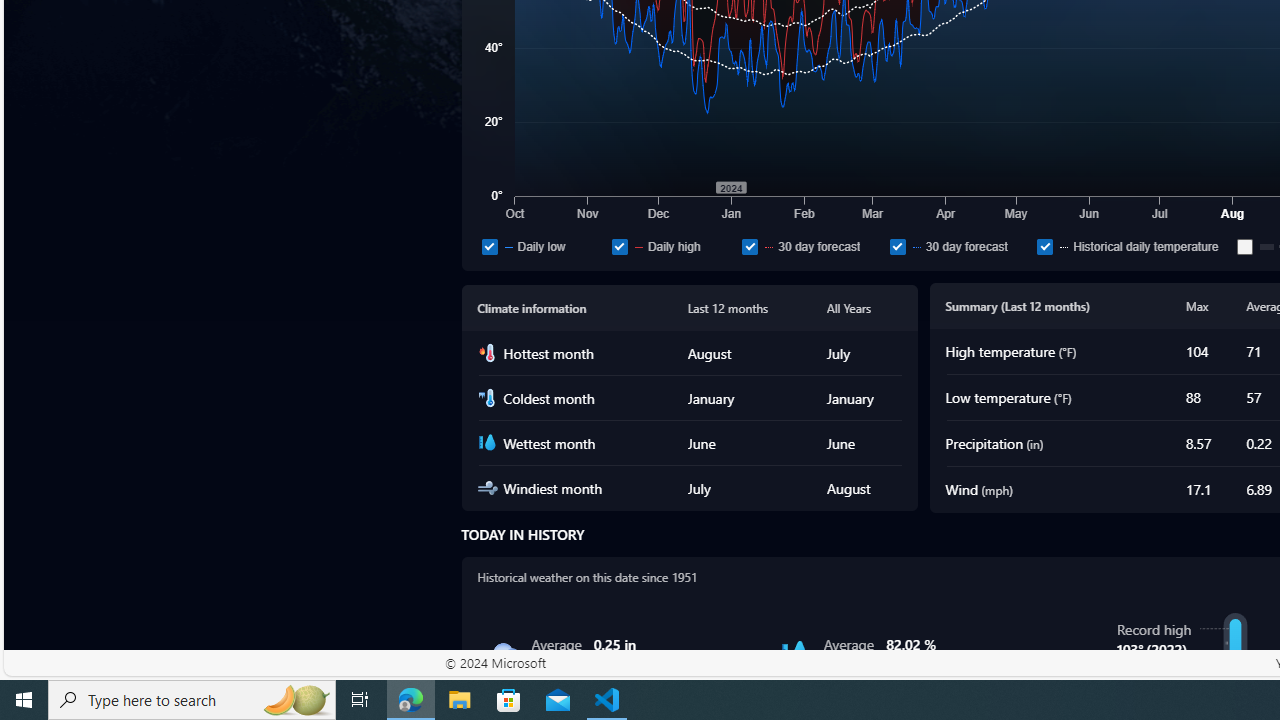 The image size is (1280, 720). I want to click on '30 day forecast', so click(960, 245).